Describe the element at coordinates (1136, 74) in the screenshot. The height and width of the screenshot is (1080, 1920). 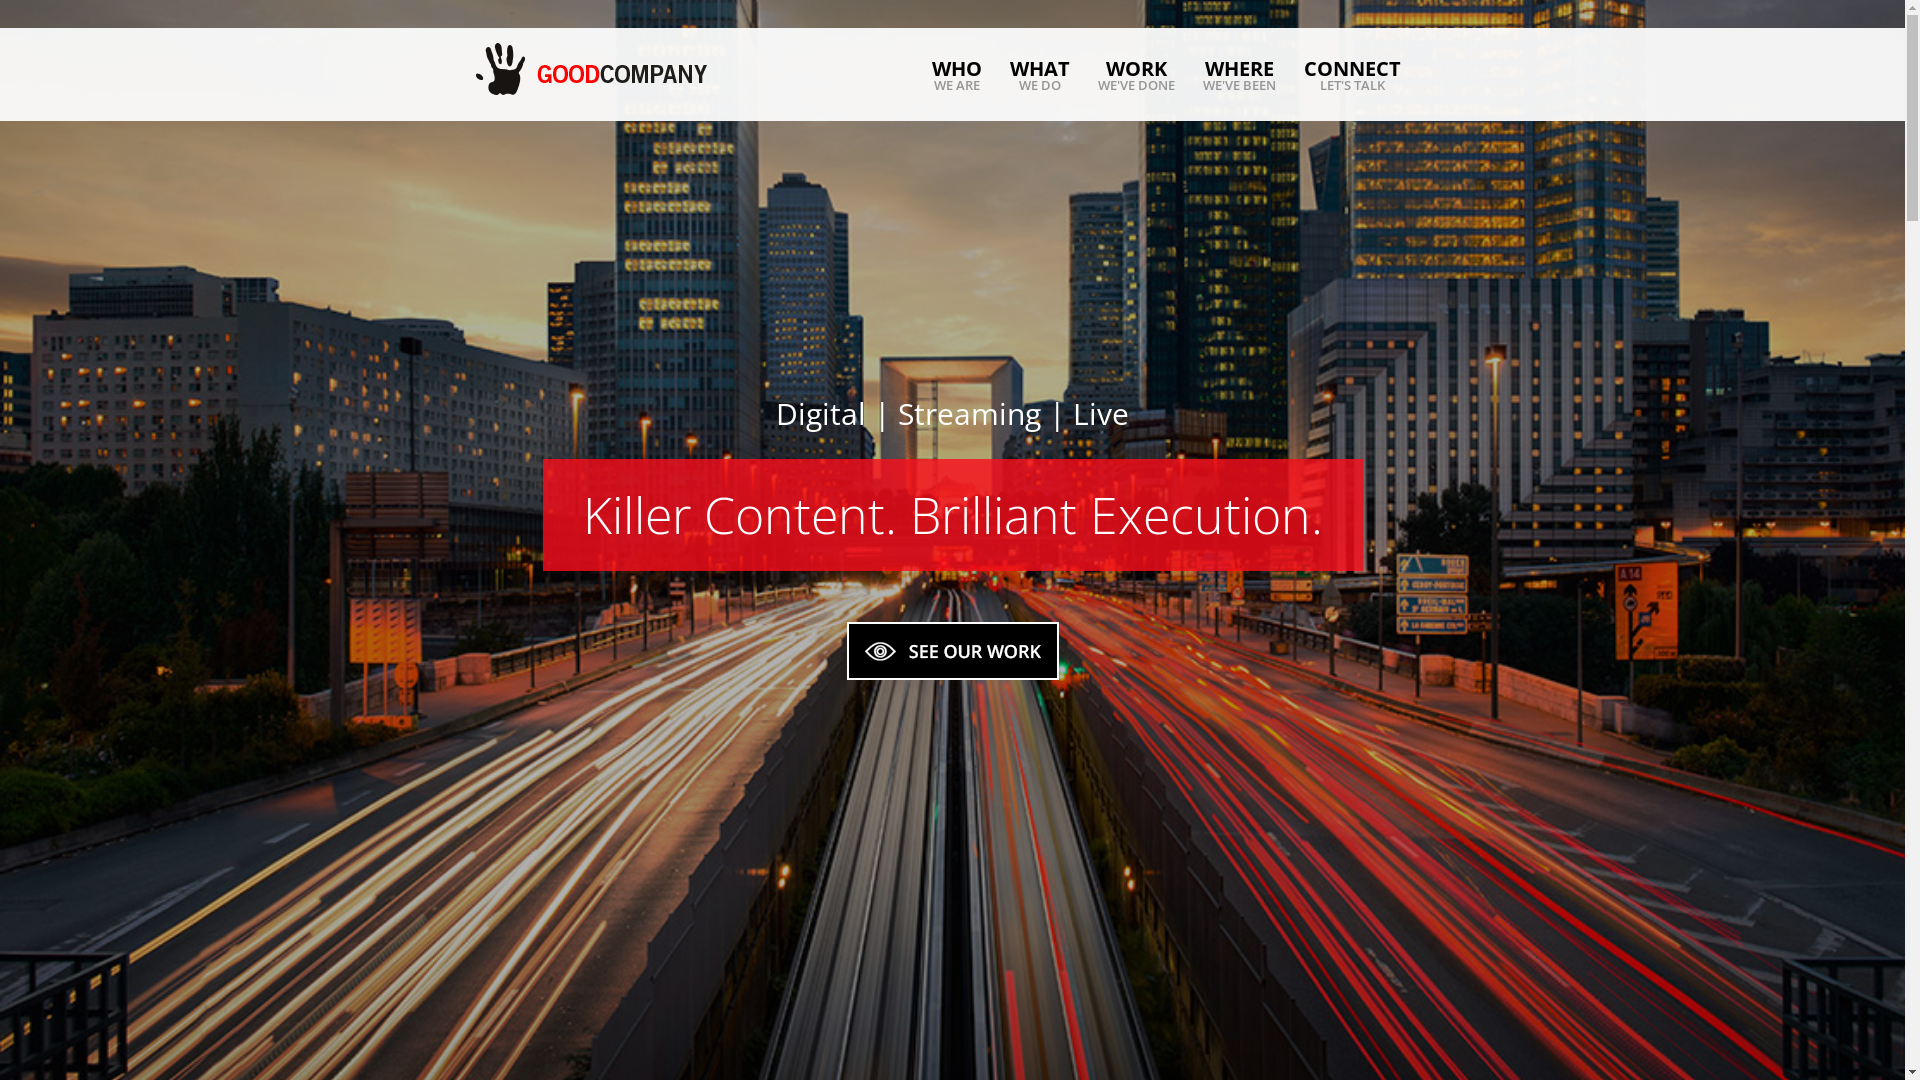
I see `'WORK` at that location.